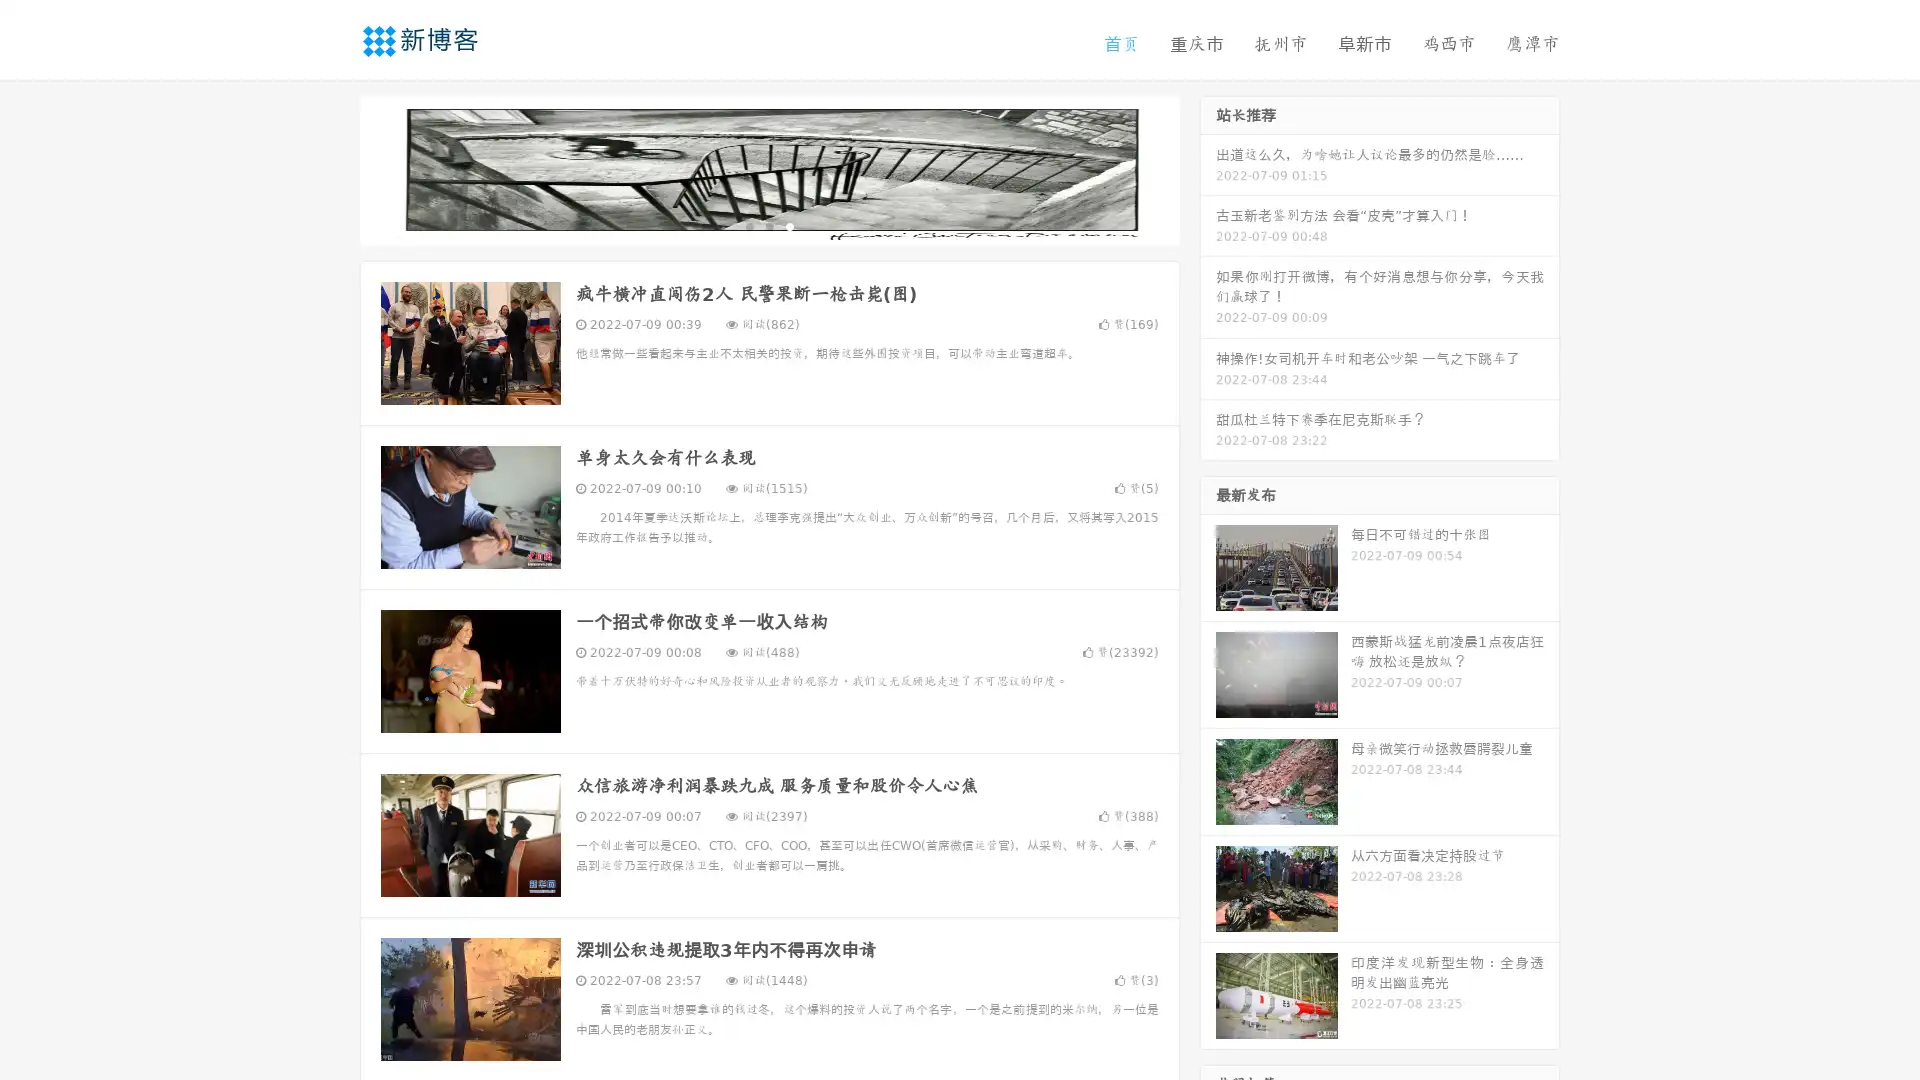 The image size is (1920, 1080). I want to click on Go to slide 2, so click(768, 225).